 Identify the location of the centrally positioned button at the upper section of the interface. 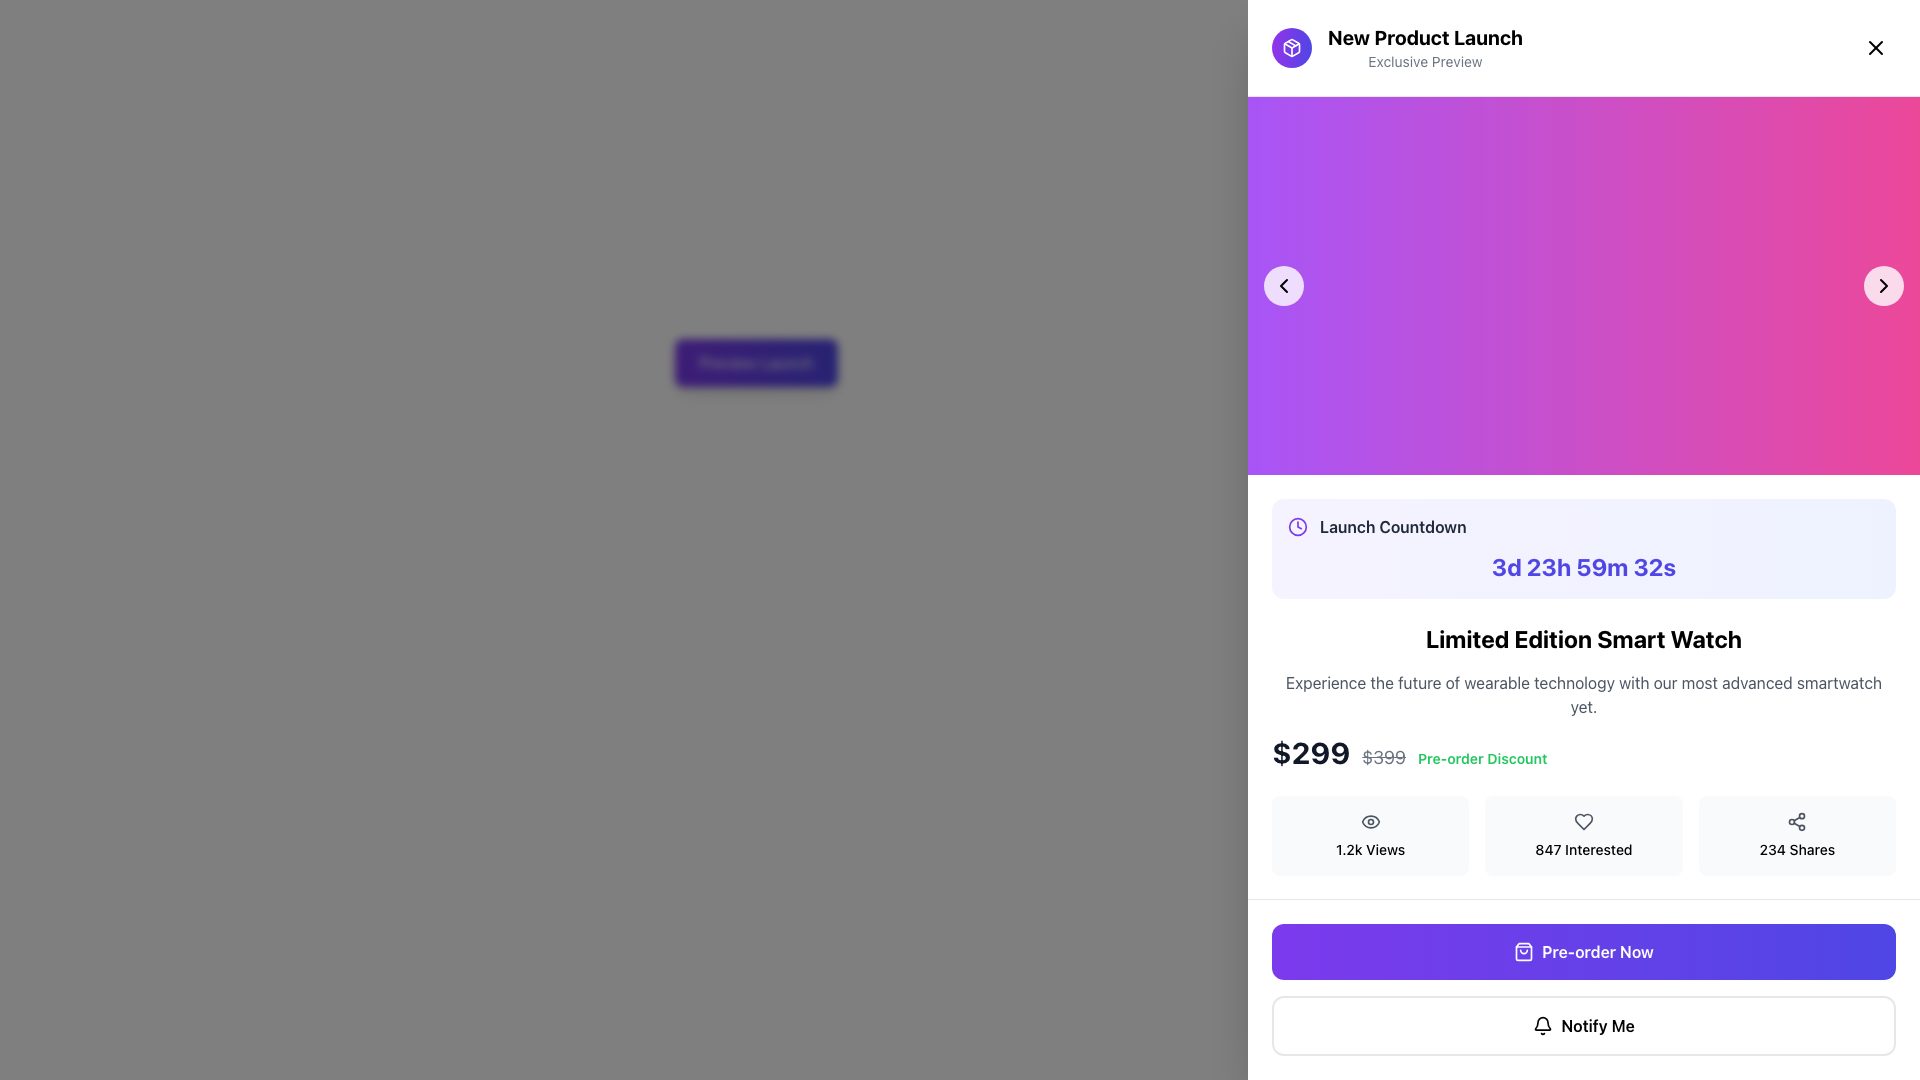
(755, 362).